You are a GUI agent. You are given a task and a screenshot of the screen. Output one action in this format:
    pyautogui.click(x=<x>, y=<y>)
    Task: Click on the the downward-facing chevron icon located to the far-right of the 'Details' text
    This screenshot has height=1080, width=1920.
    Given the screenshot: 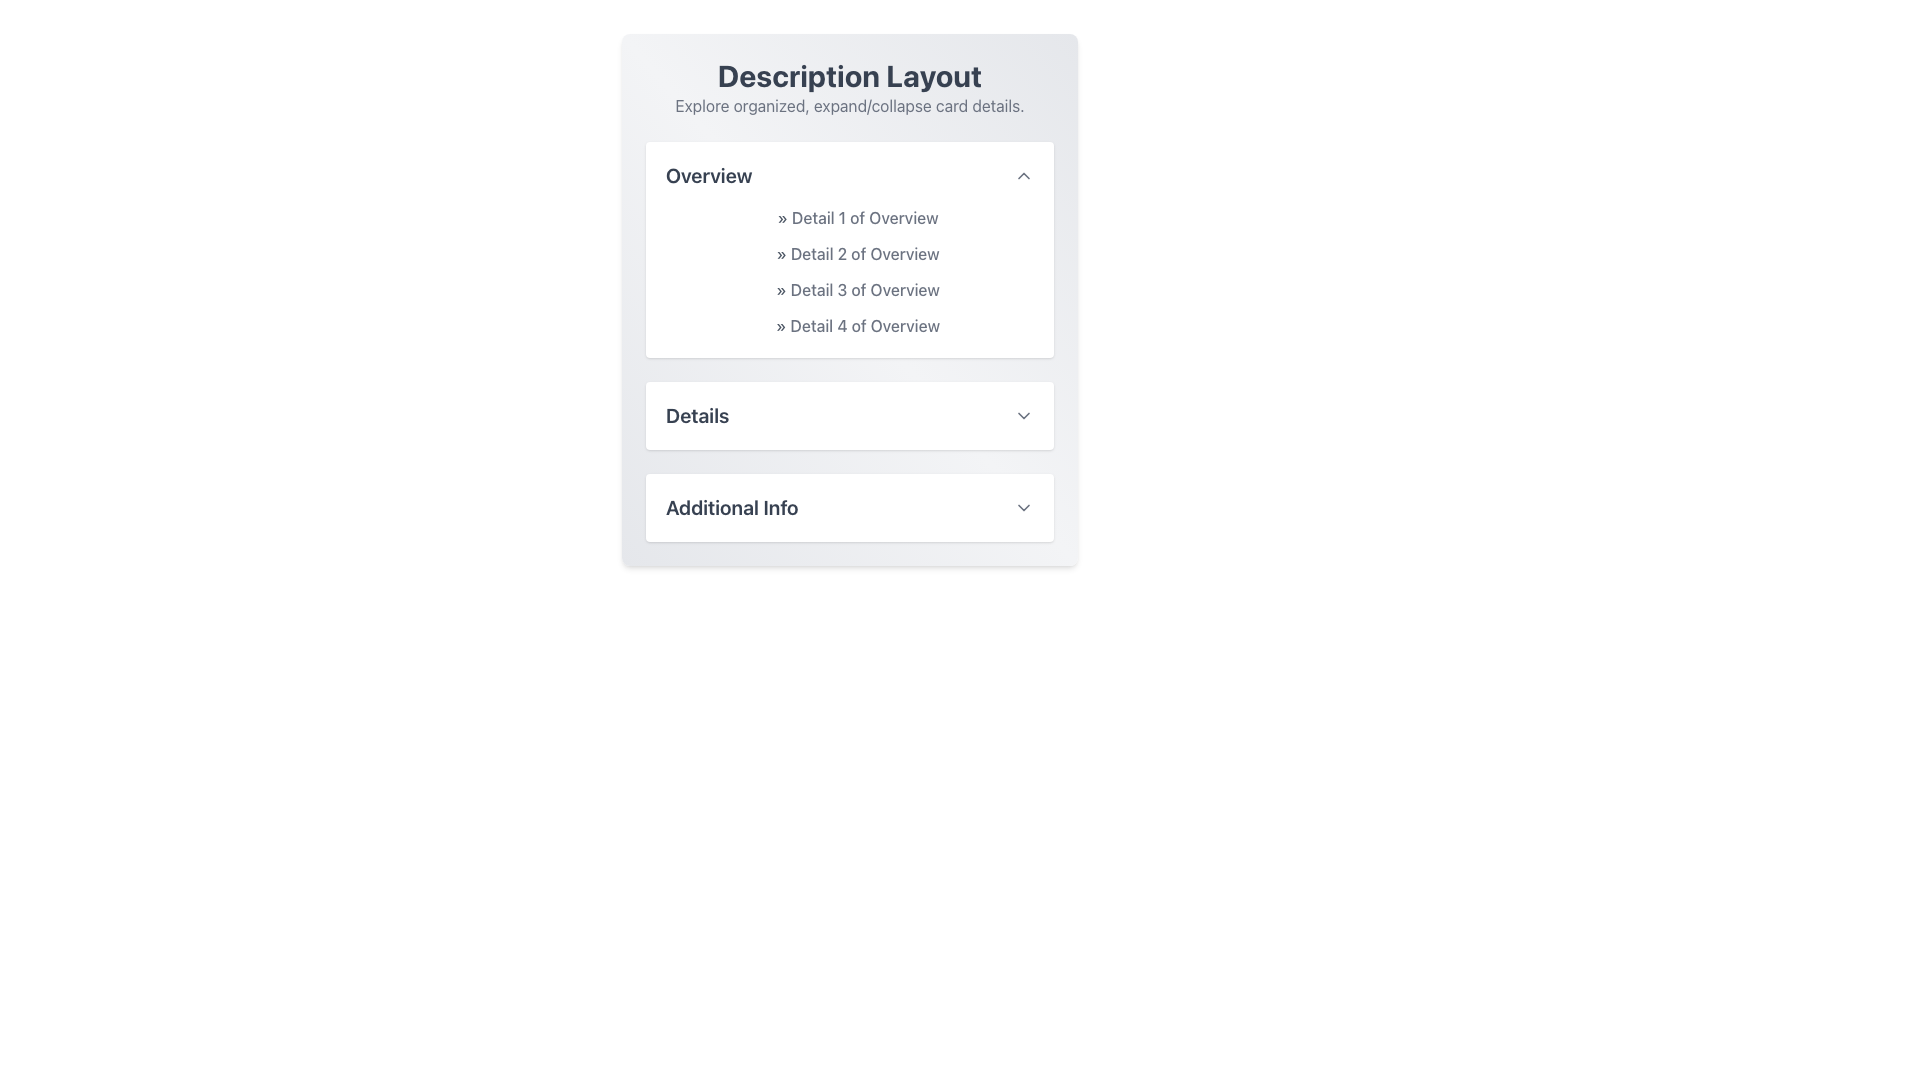 What is the action you would take?
    pyautogui.click(x=1023, y=415)
    